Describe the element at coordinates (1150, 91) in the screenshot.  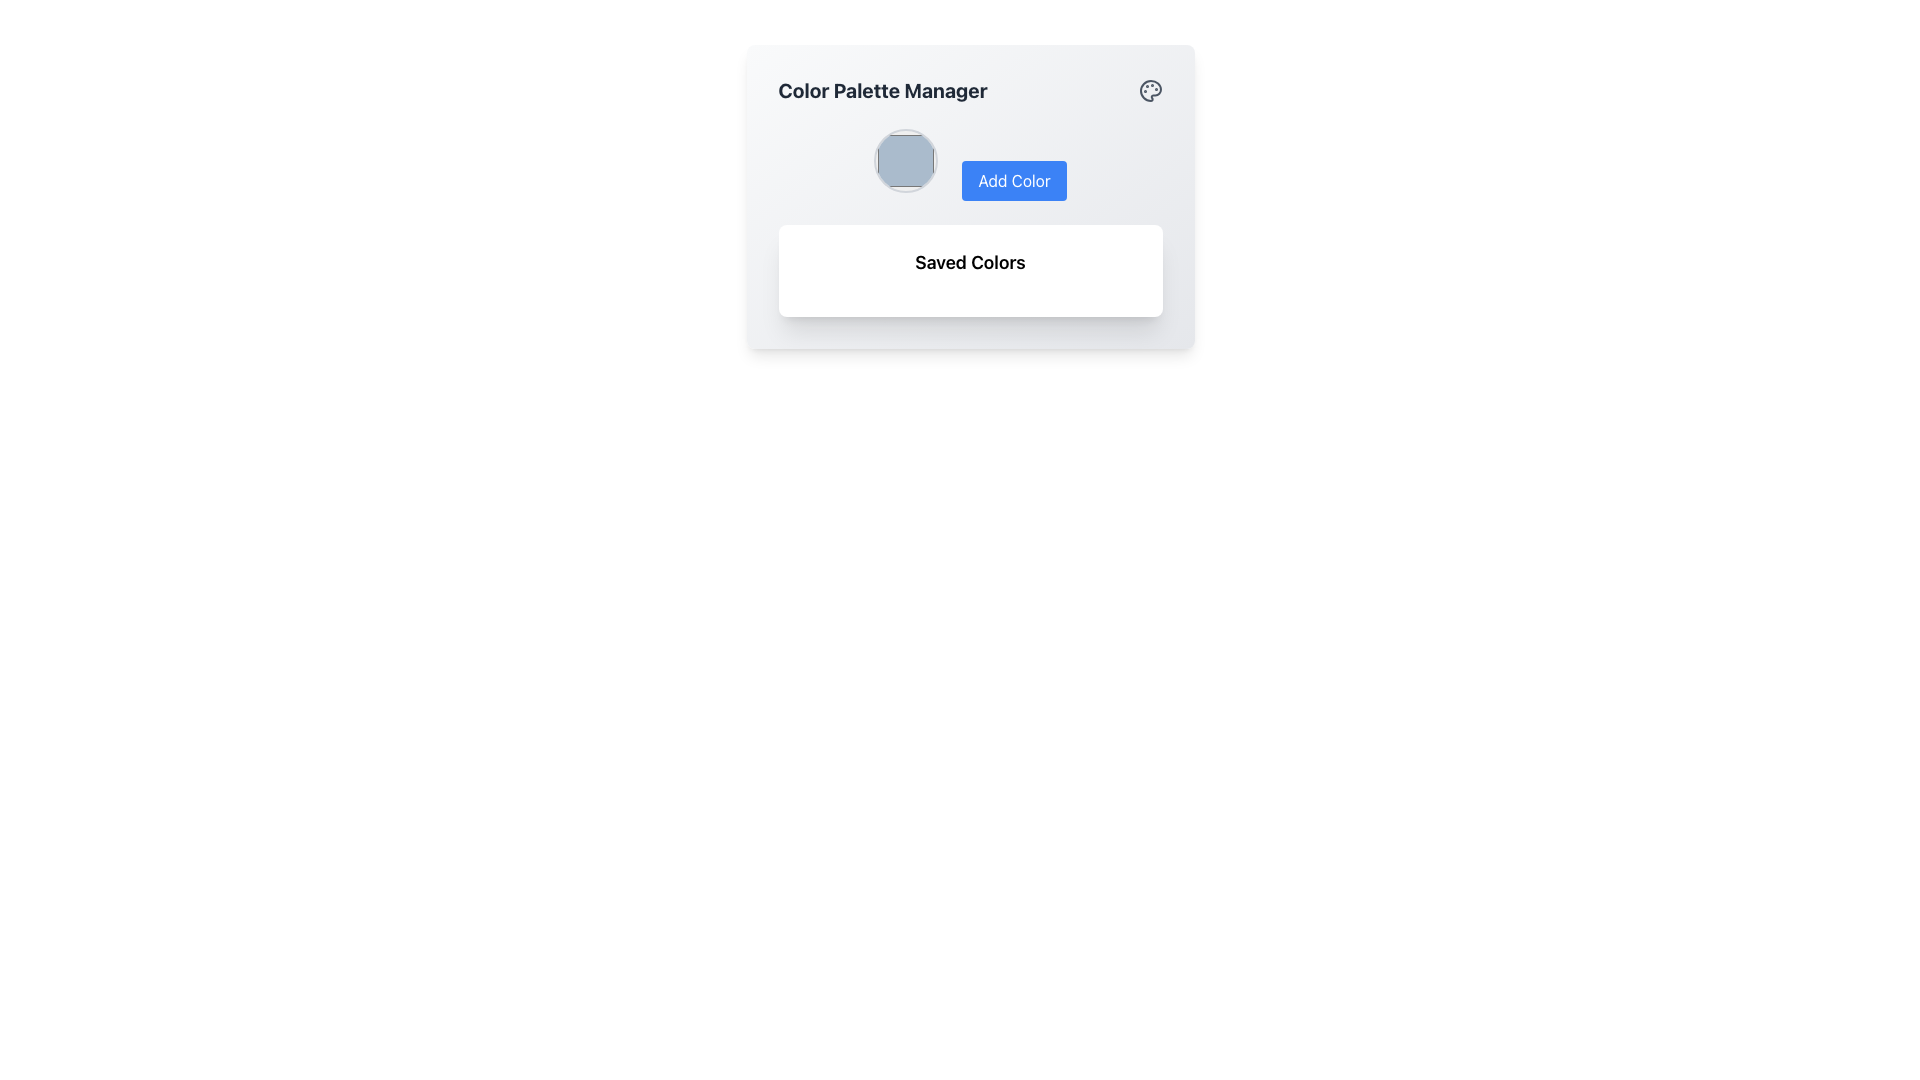
I see `the graphical icon representing the paint palette feature located at the upper-right corner of the graphical panel, adjacent to the 'Color Palette Manager' heading` at that location.